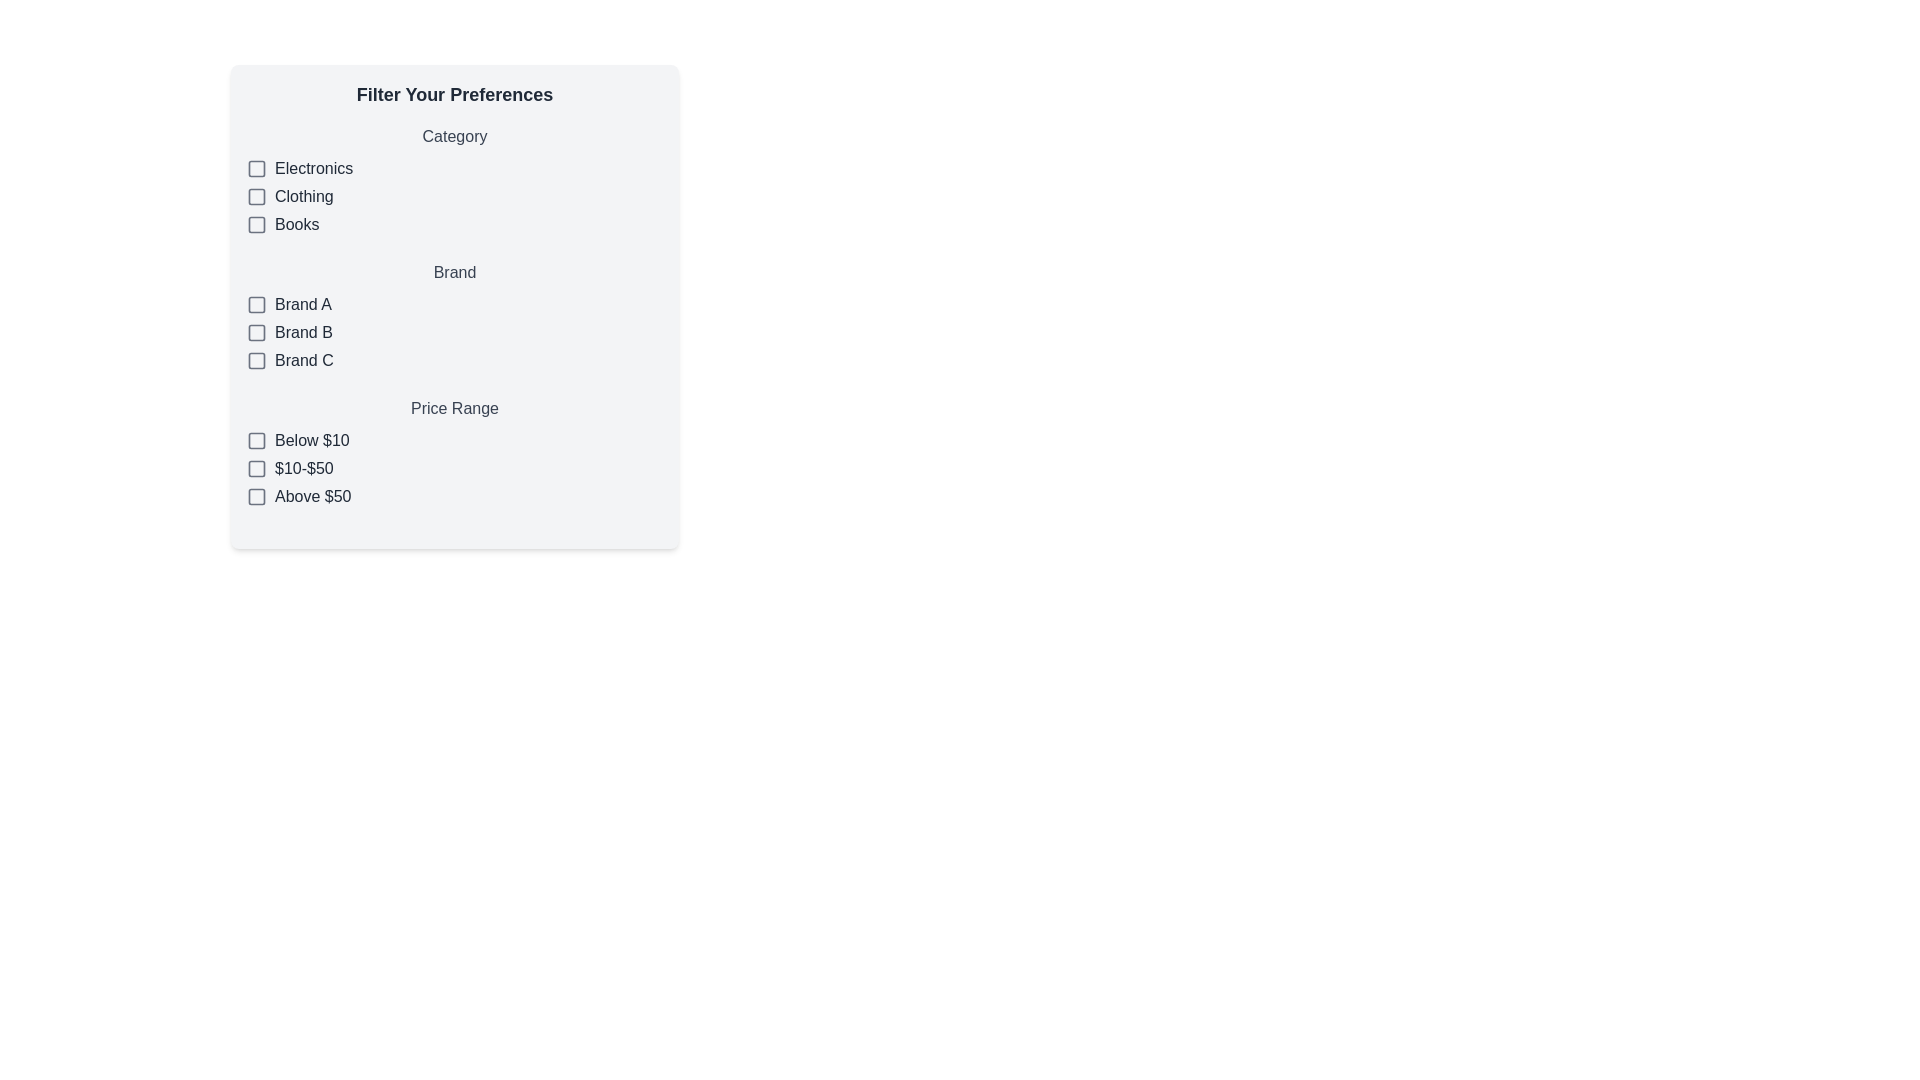 This screenshot has width=1920, height=1080. Describe the element at coordinates (454, 452) in the screenshot. I see `the checkbox group located in the 'Filter Your Preferences' panel under the 'Brand' section, which allows users to select price range options: 'Below $10', '$10-$50', and 'Above $50'` at that location.